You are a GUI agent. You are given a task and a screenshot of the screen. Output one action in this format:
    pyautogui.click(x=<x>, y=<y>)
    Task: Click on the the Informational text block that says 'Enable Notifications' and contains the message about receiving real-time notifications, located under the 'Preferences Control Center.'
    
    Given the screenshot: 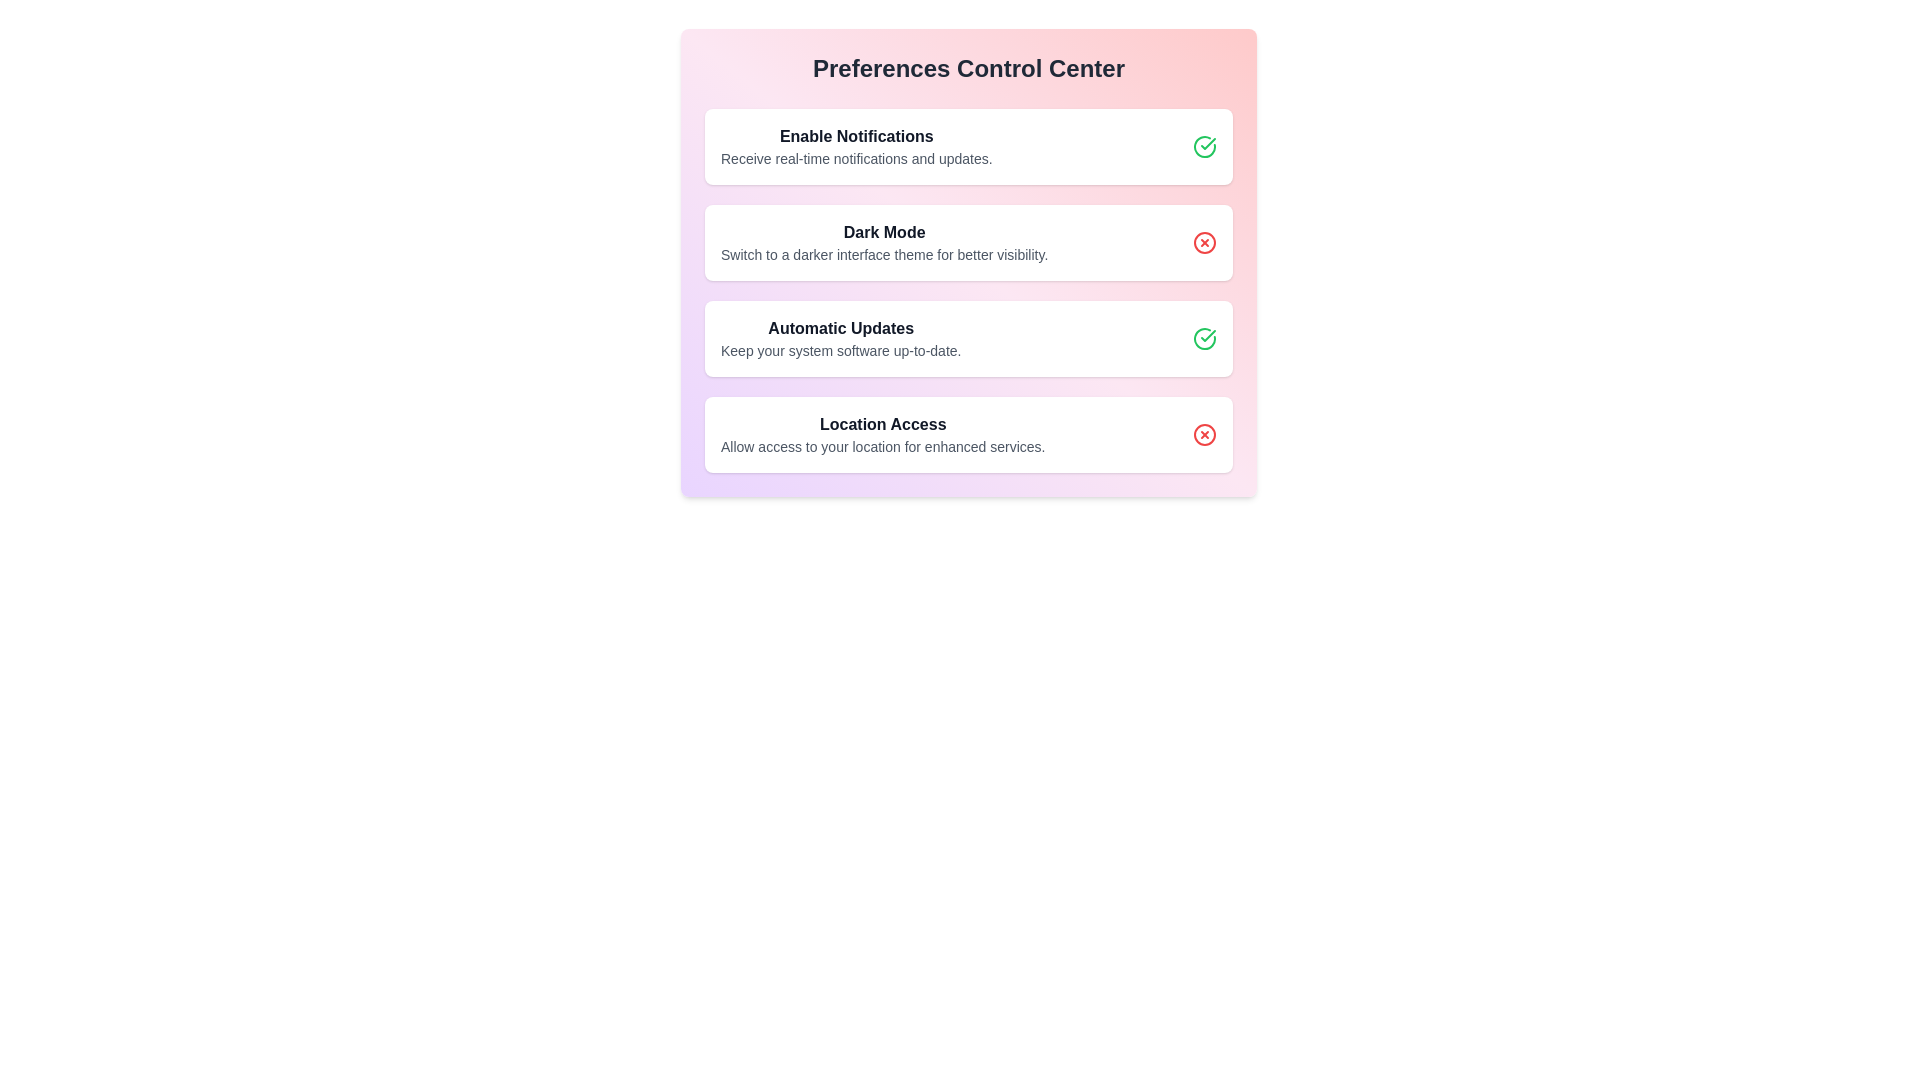 What is the action you would take?
    pyautogui.click(x=856, y=145)
    